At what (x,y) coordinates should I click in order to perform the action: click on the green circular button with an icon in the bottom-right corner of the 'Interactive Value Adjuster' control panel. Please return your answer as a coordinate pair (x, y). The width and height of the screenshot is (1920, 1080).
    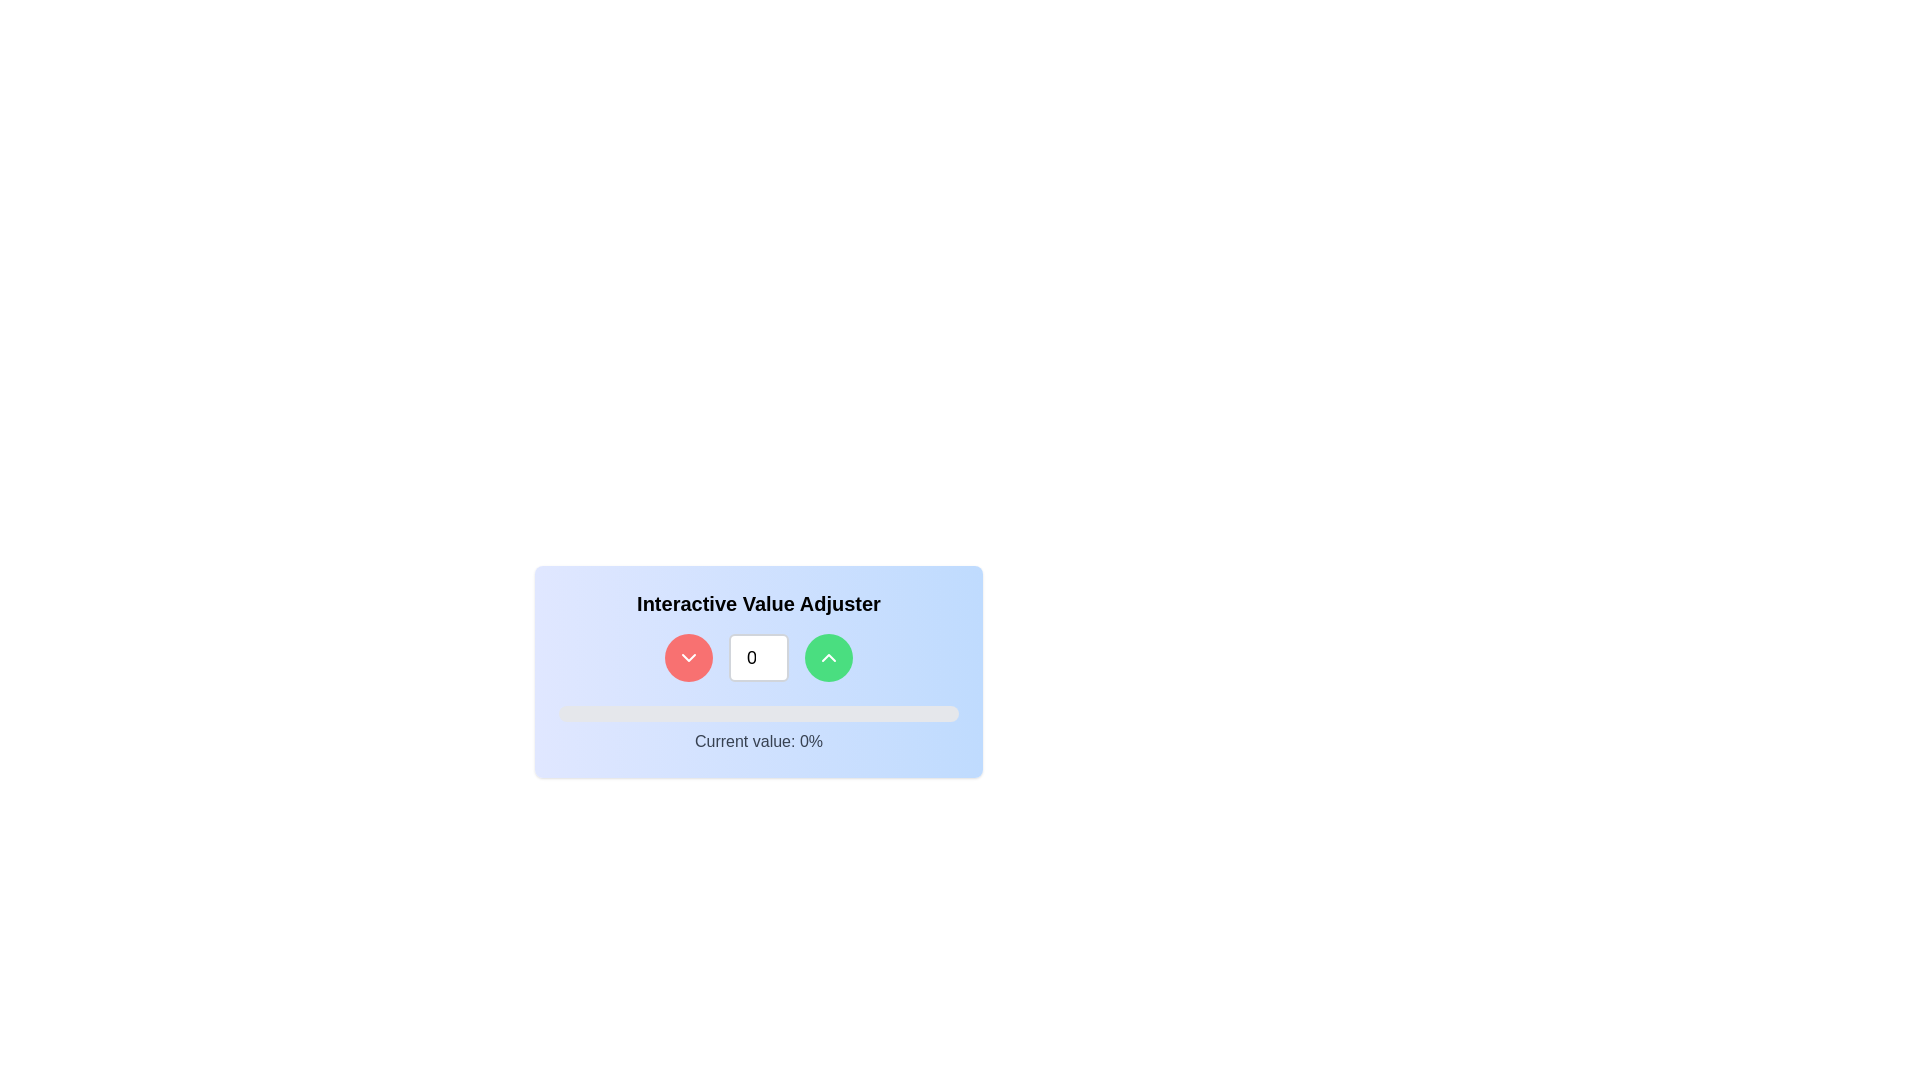
    Looking at the image, I should click on (829, 658).